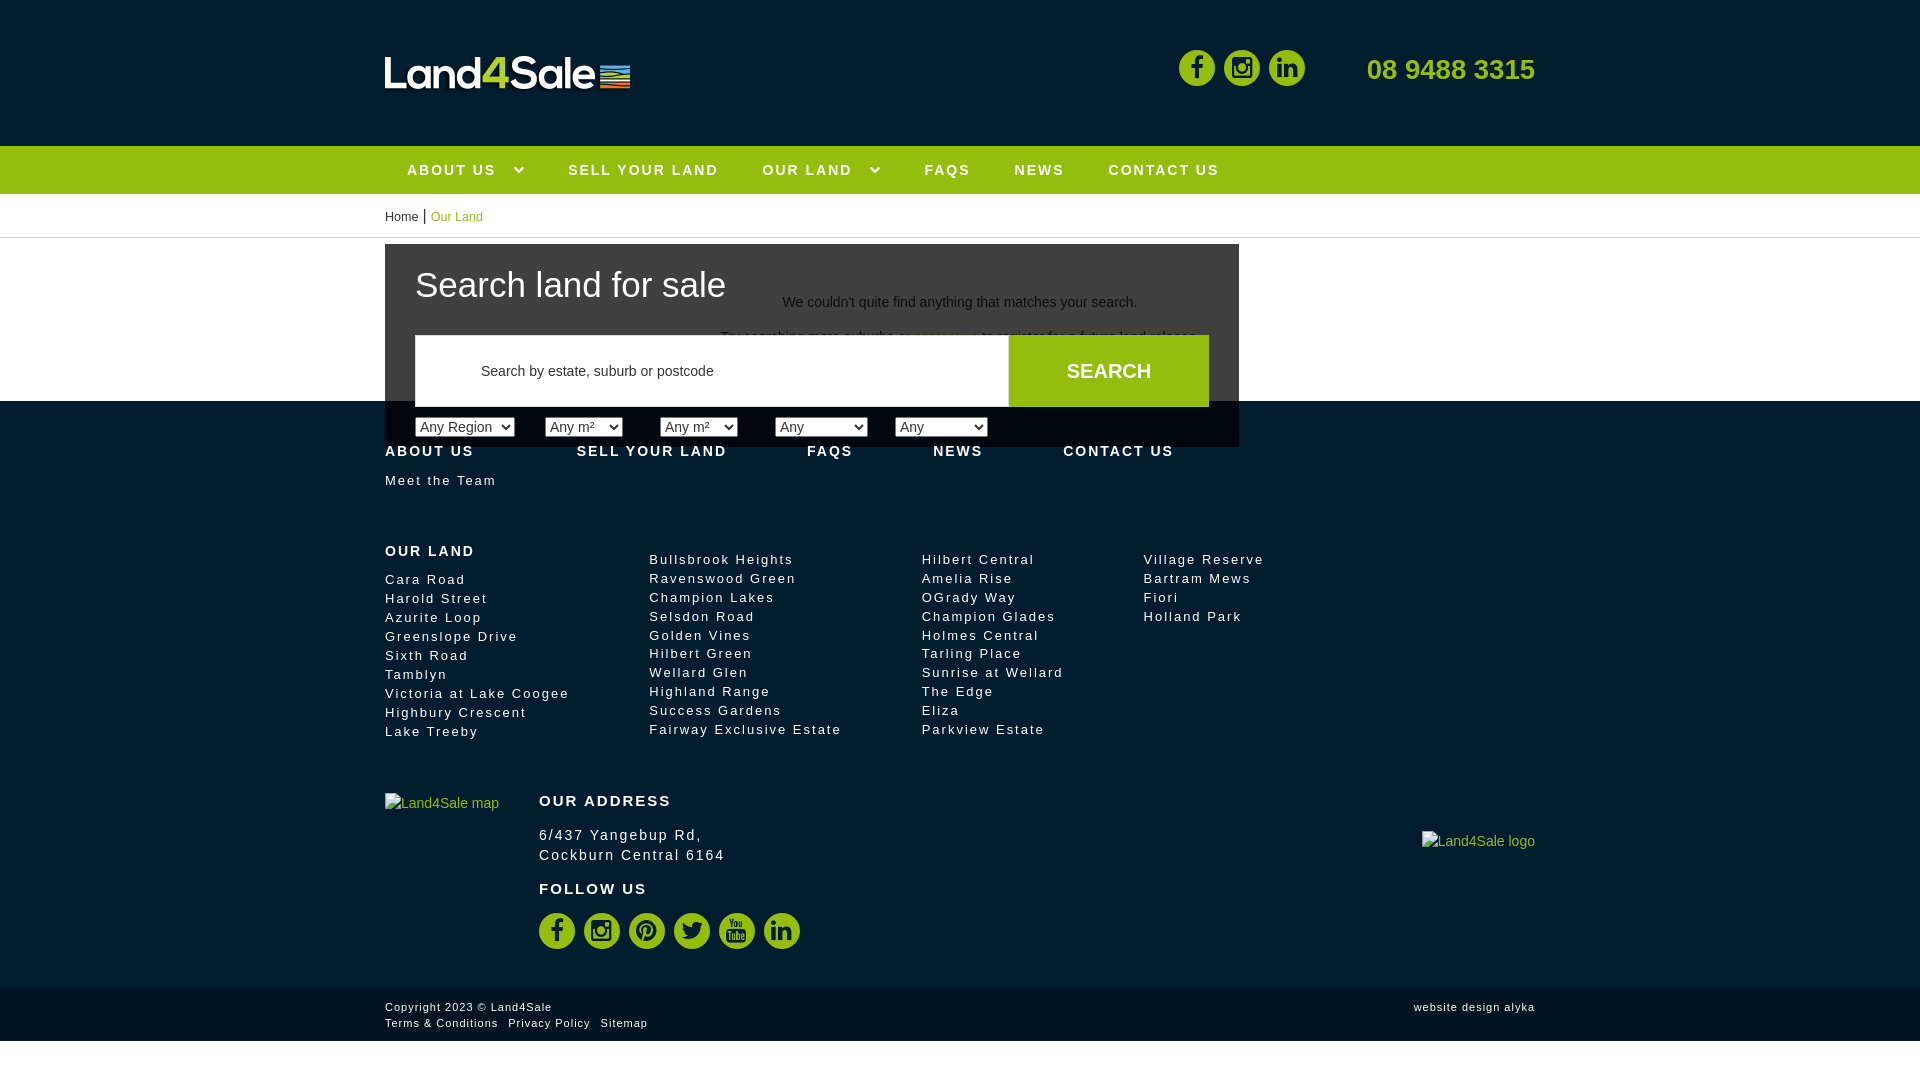  I want to click on 'Highland Range', so click(648, 690).